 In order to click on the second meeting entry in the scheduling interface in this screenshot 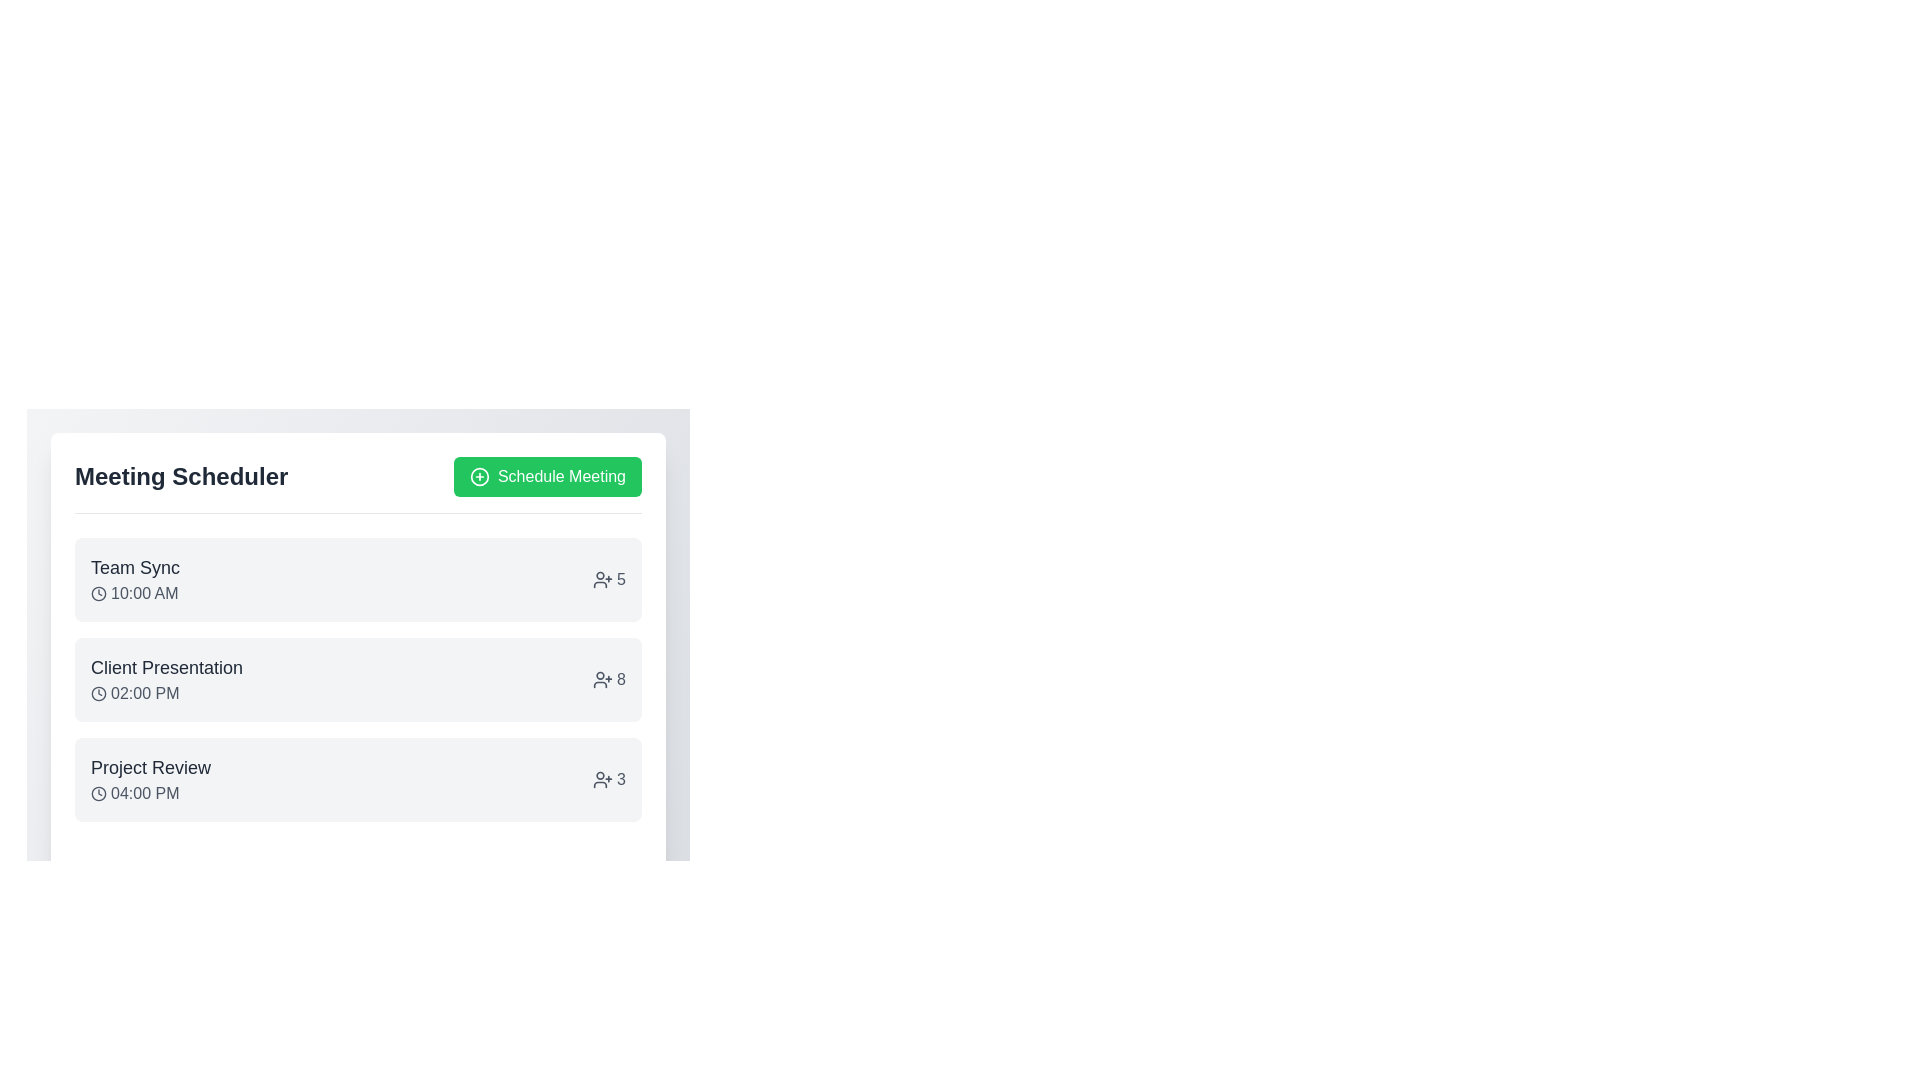, I will do `click(358, 678)`.